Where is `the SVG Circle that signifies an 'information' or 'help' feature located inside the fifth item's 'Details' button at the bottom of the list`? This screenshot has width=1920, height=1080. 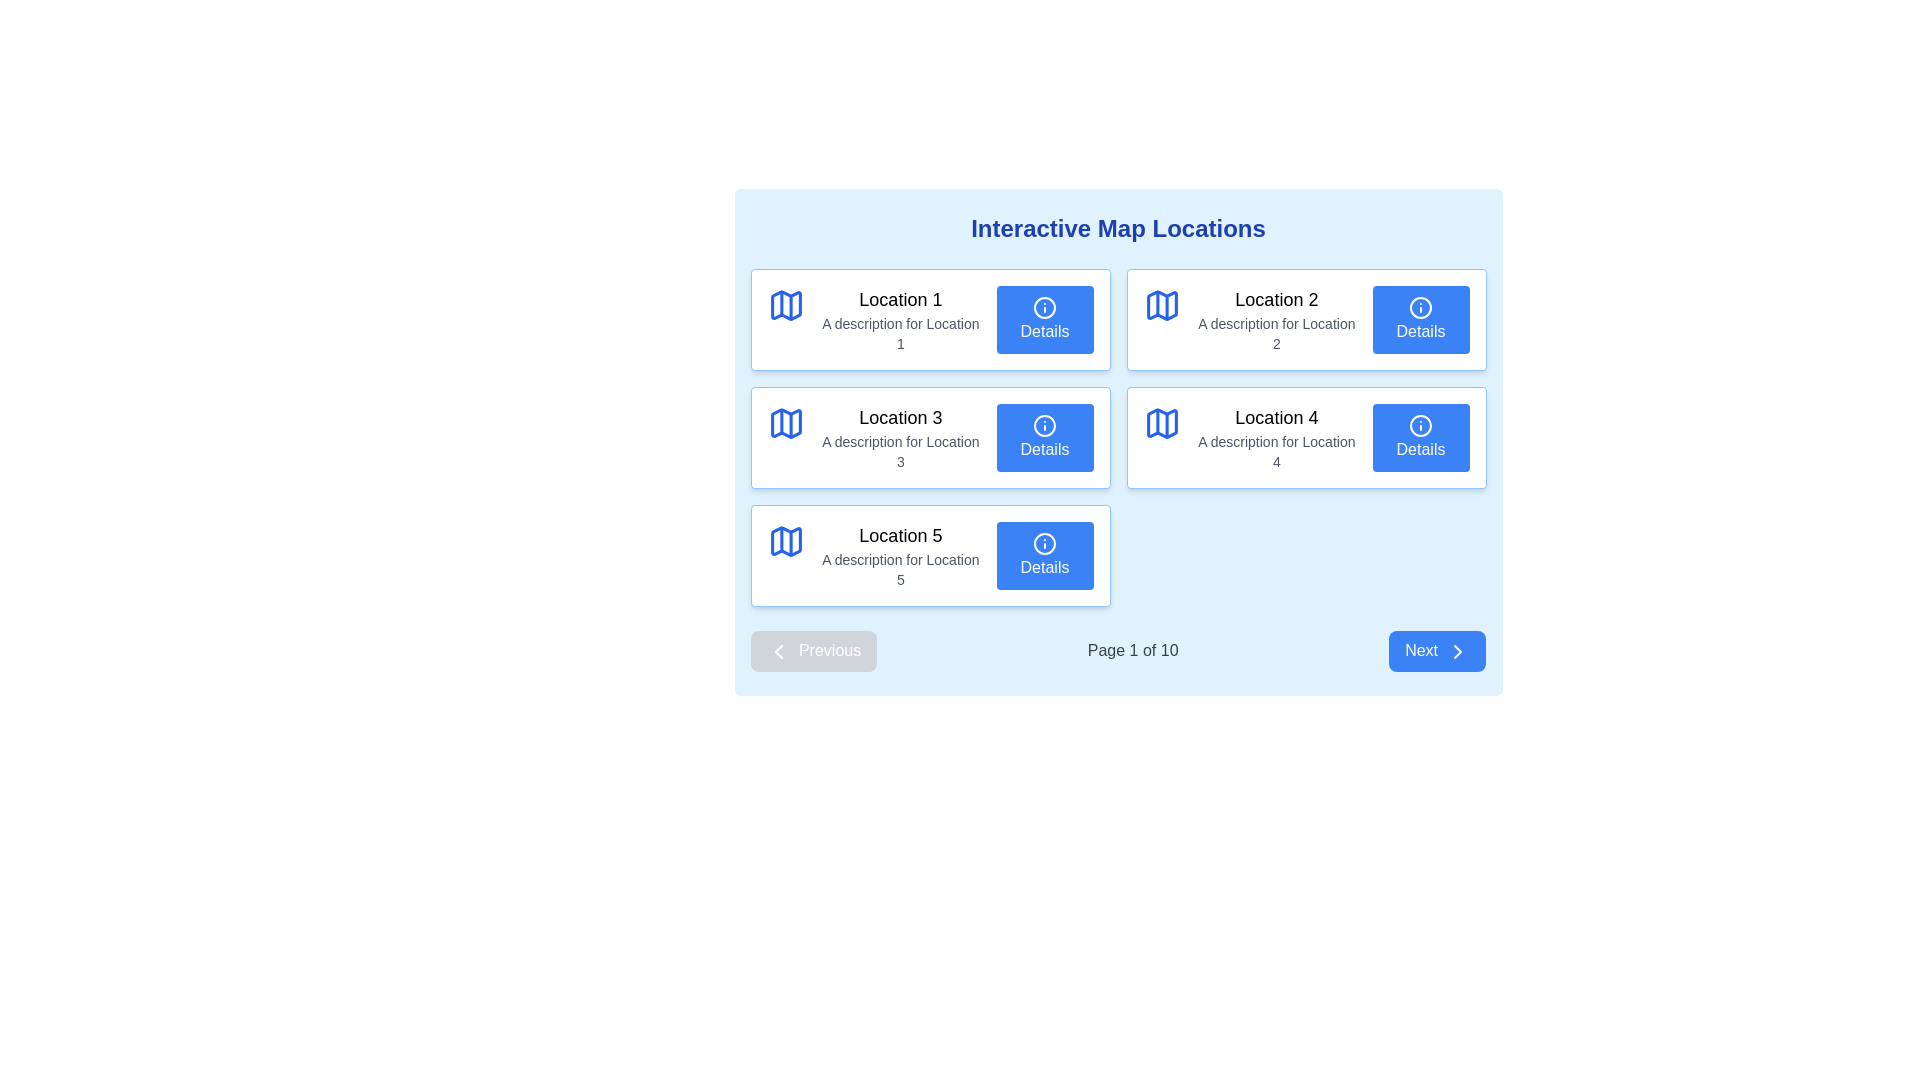
the SVG Circle that signifies an 'information' or 'help' feature located inside the fifth item's 'Details' button at the bottom of the list is located at coordinates (1044, 544).